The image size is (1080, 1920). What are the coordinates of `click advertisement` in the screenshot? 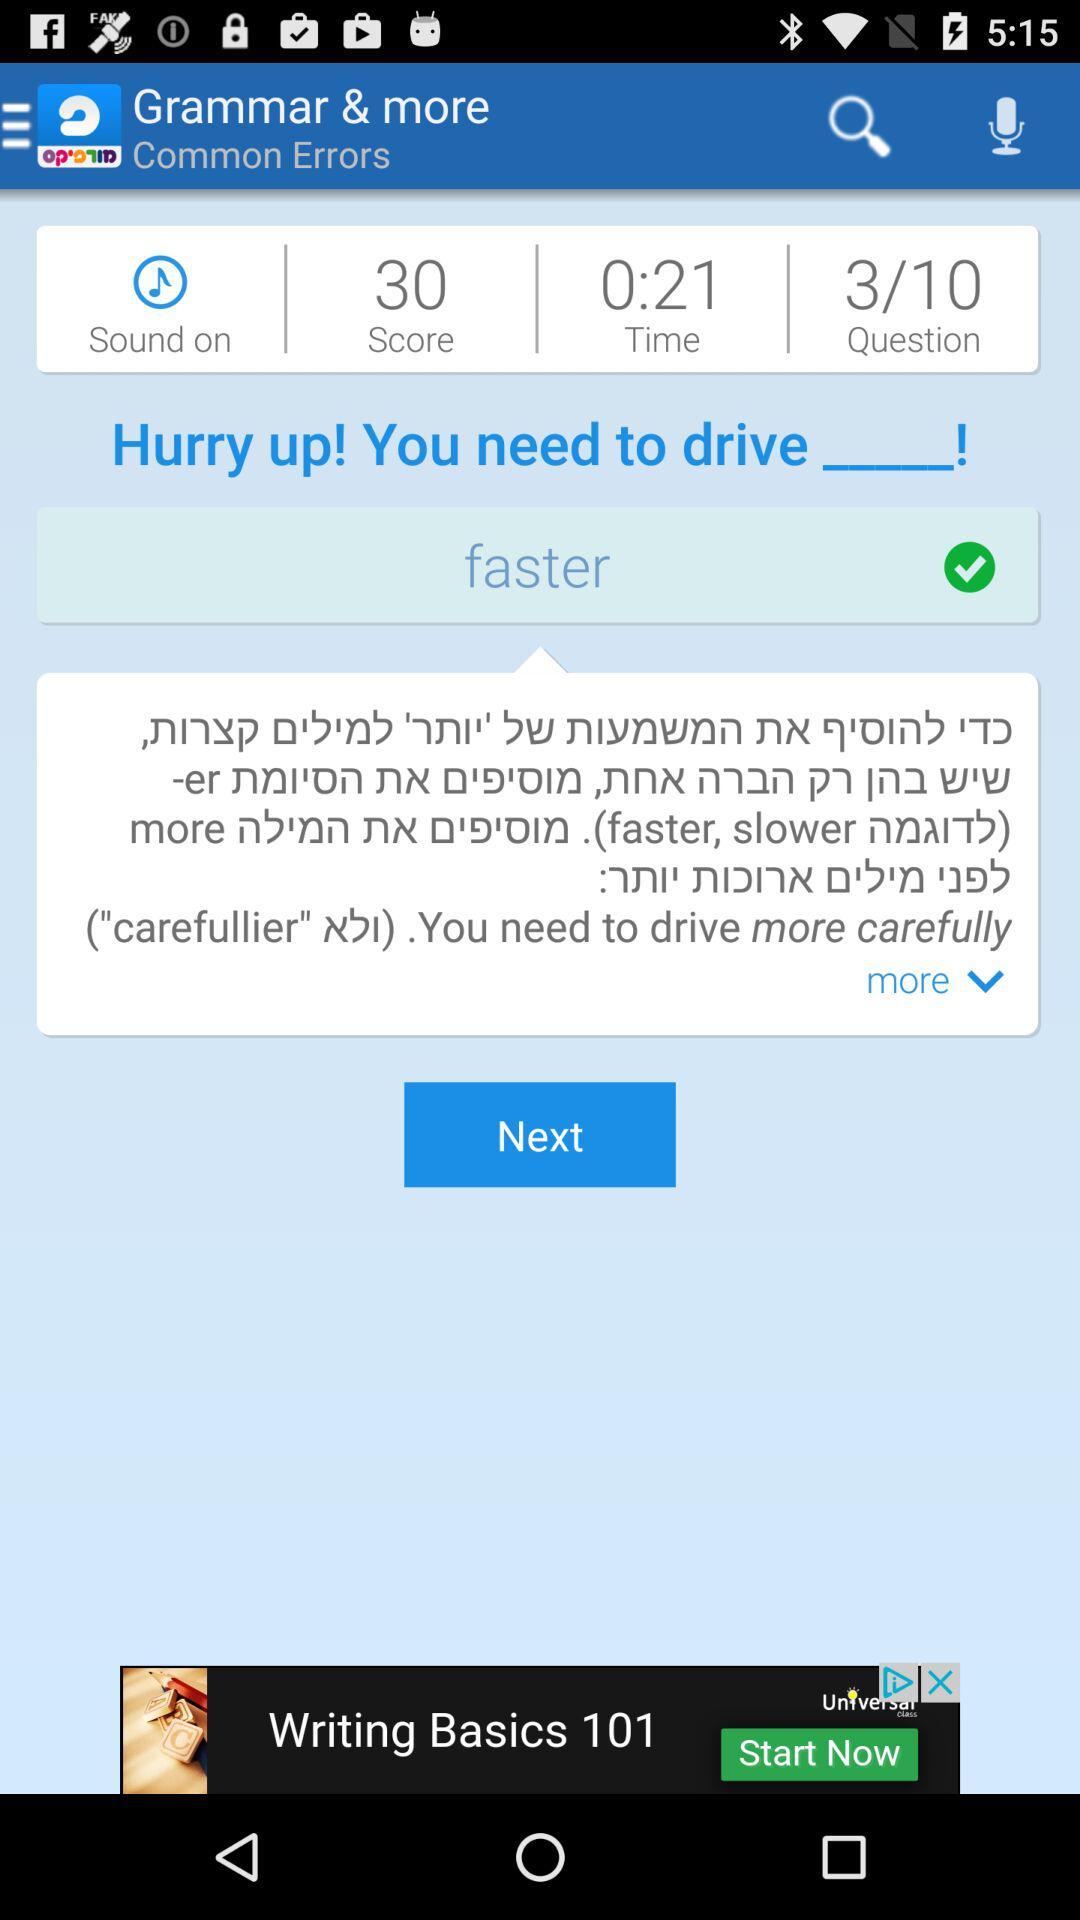 It's located at (540, 1727).